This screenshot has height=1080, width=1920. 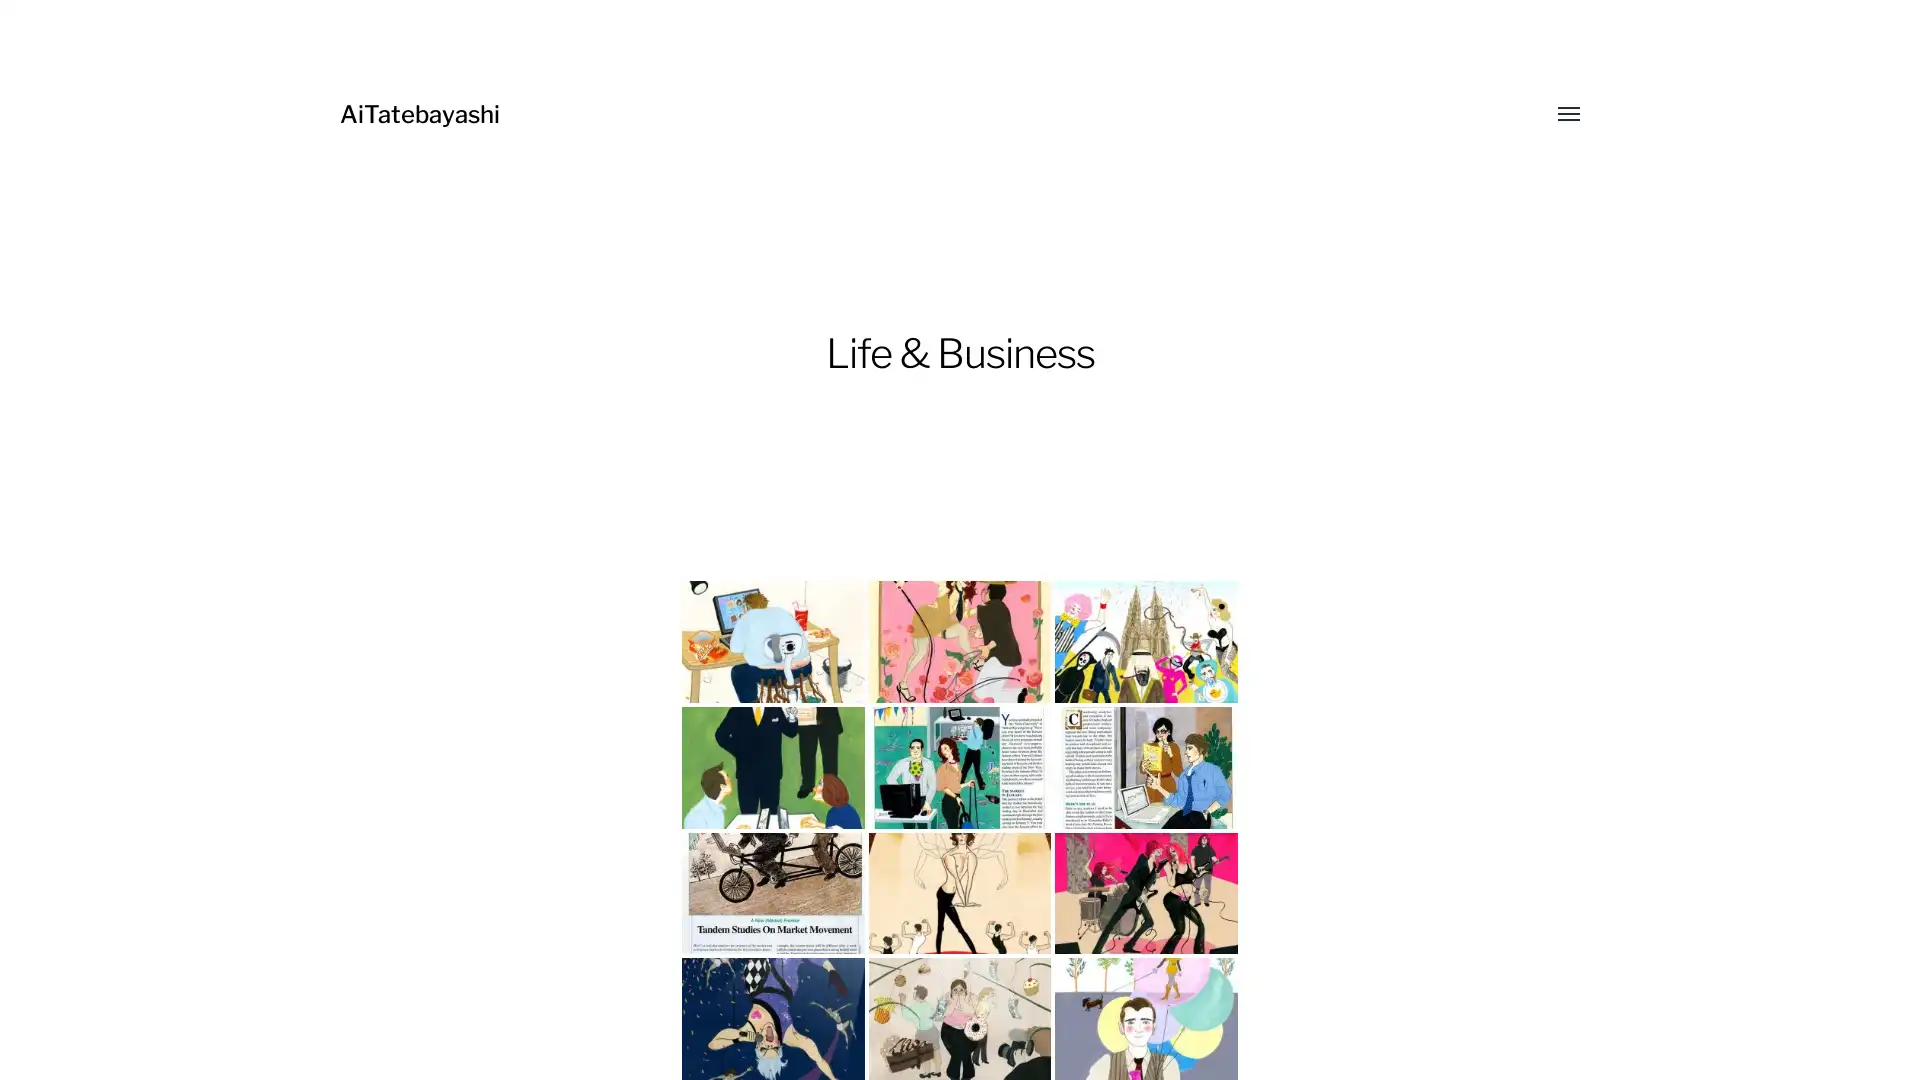 What do you see at coordinates (1554, 114) in the screenshot?
I see `Toggle menu` at bounding box center [1554, 114].